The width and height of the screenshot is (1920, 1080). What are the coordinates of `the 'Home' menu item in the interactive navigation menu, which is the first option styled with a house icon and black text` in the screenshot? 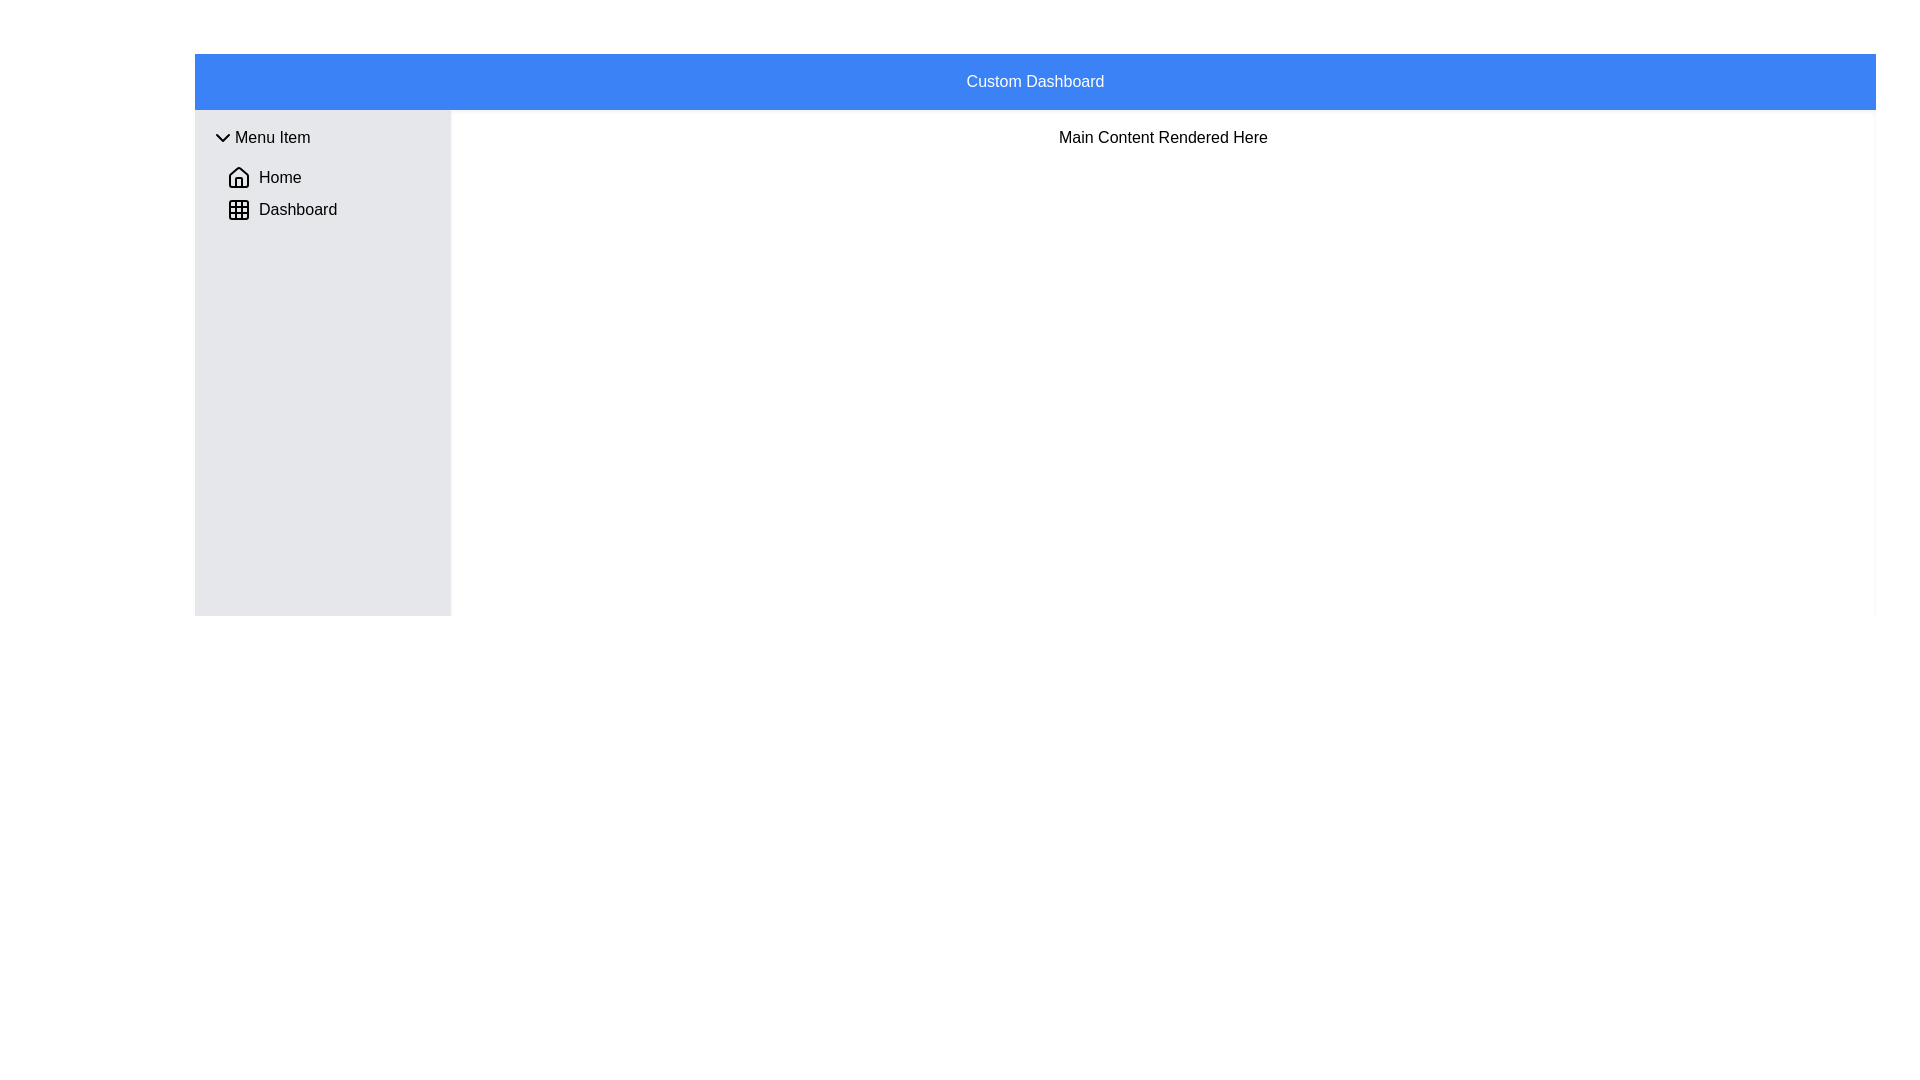 It's located at (263, 176).